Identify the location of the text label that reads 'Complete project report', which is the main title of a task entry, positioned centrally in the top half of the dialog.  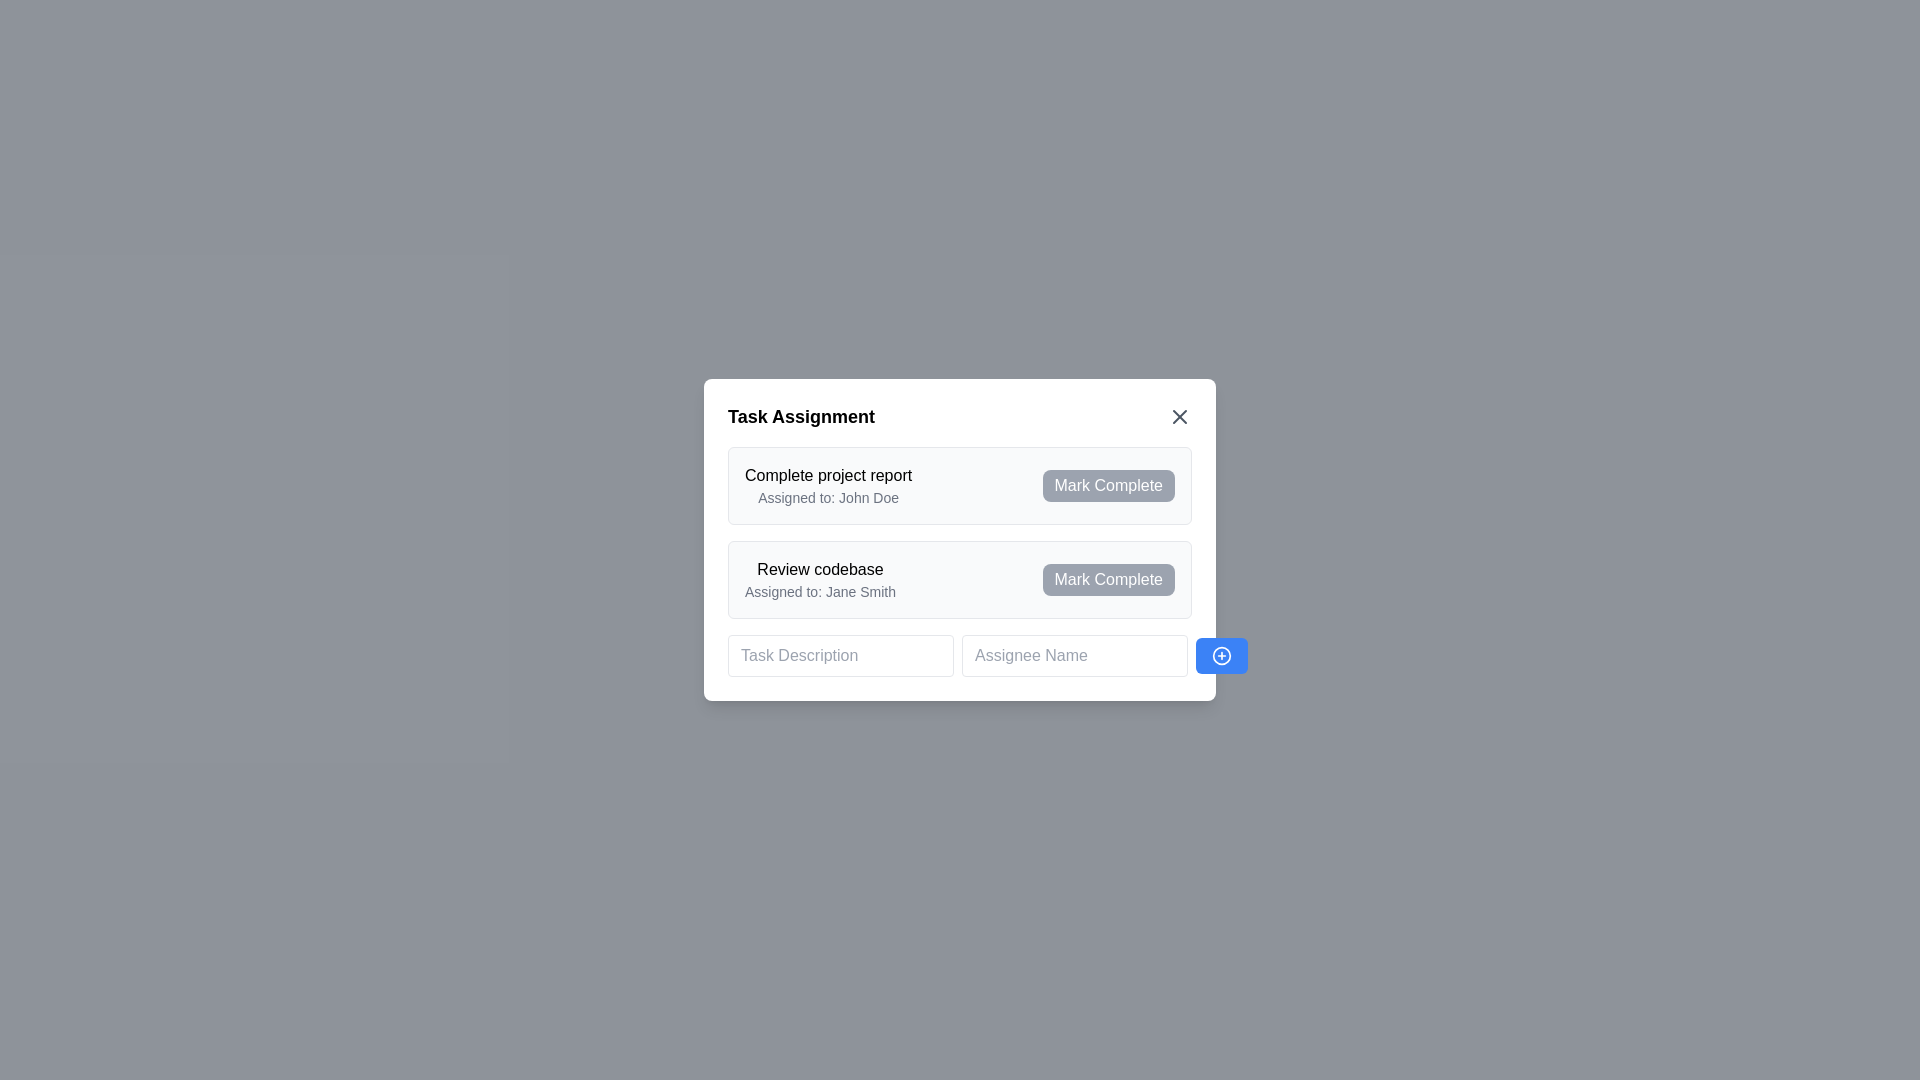
(828, 475).